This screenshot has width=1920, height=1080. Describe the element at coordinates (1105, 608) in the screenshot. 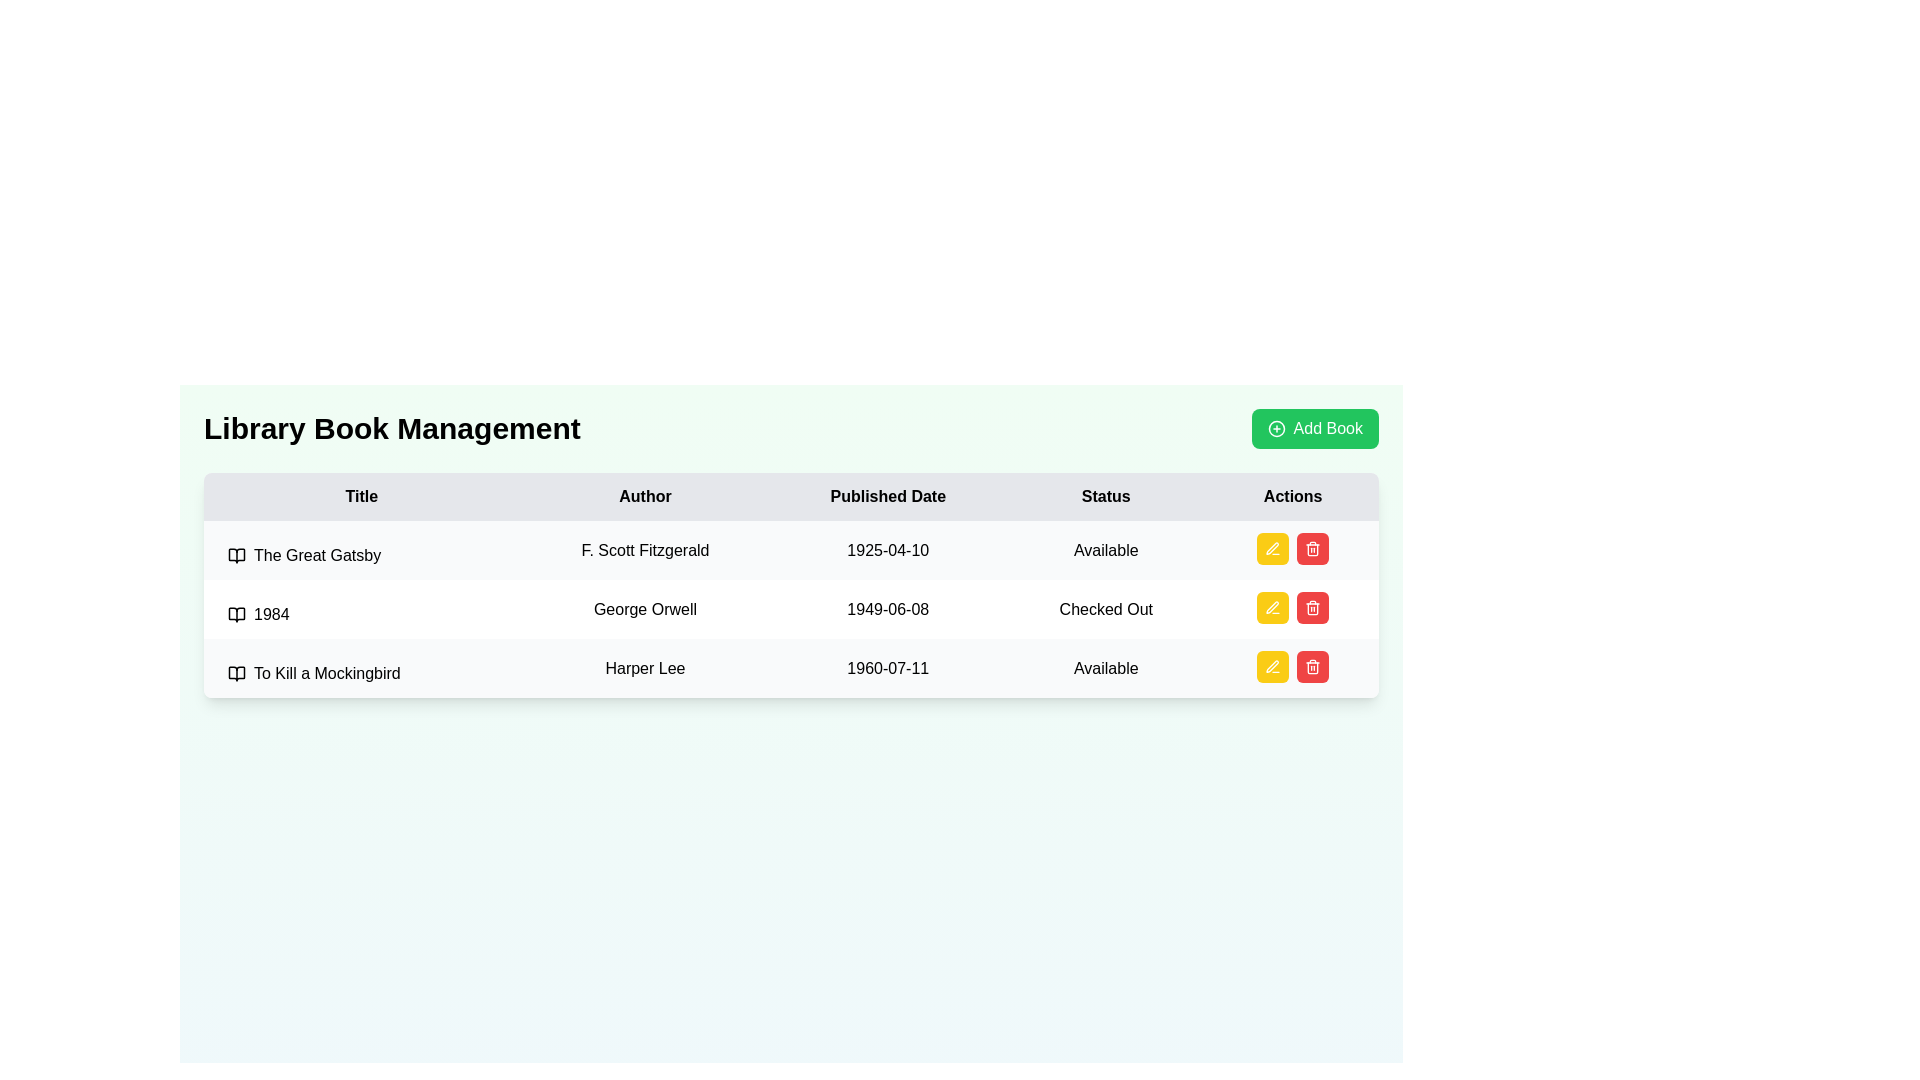

I see `the 'Checked Out' text label in the fourth column under the 'Status' header for the book '1984' by 'George Orwell'` at that location.